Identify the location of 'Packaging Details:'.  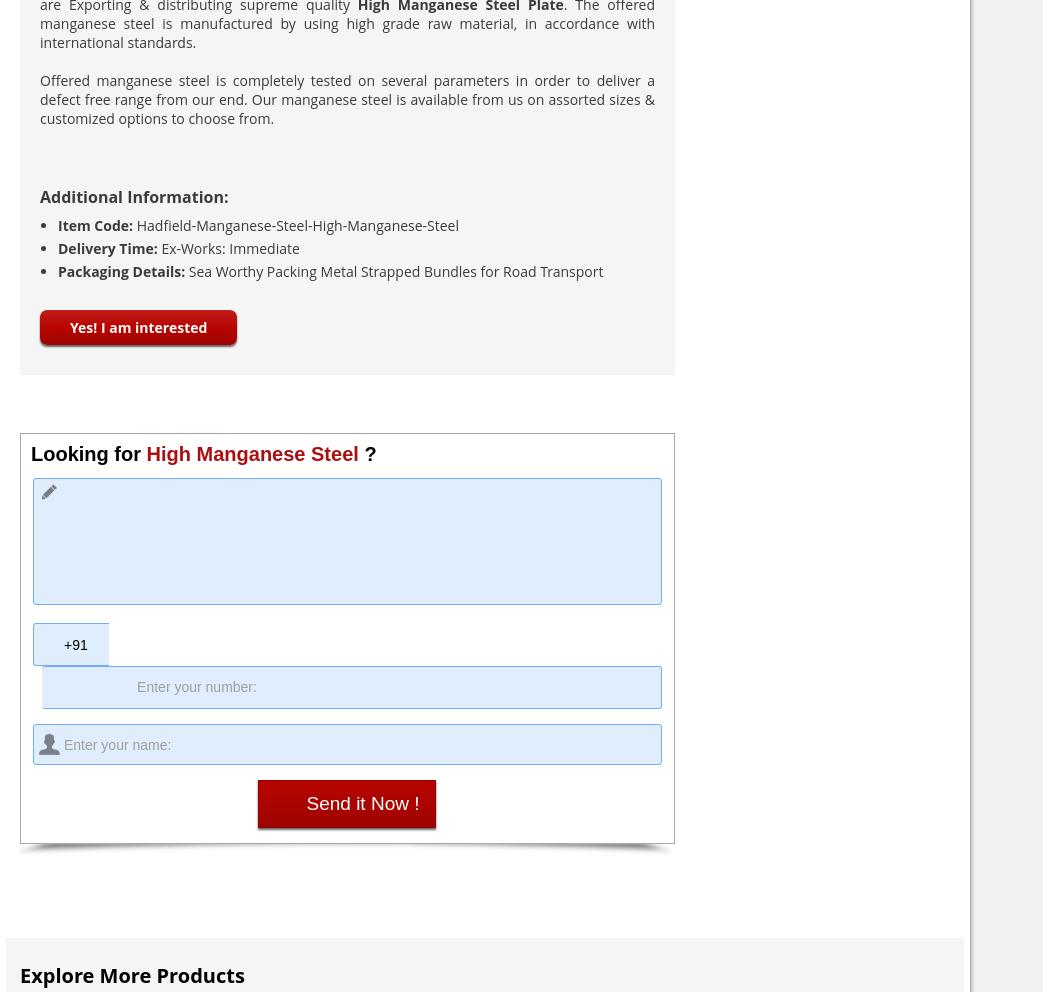
(56, 270).